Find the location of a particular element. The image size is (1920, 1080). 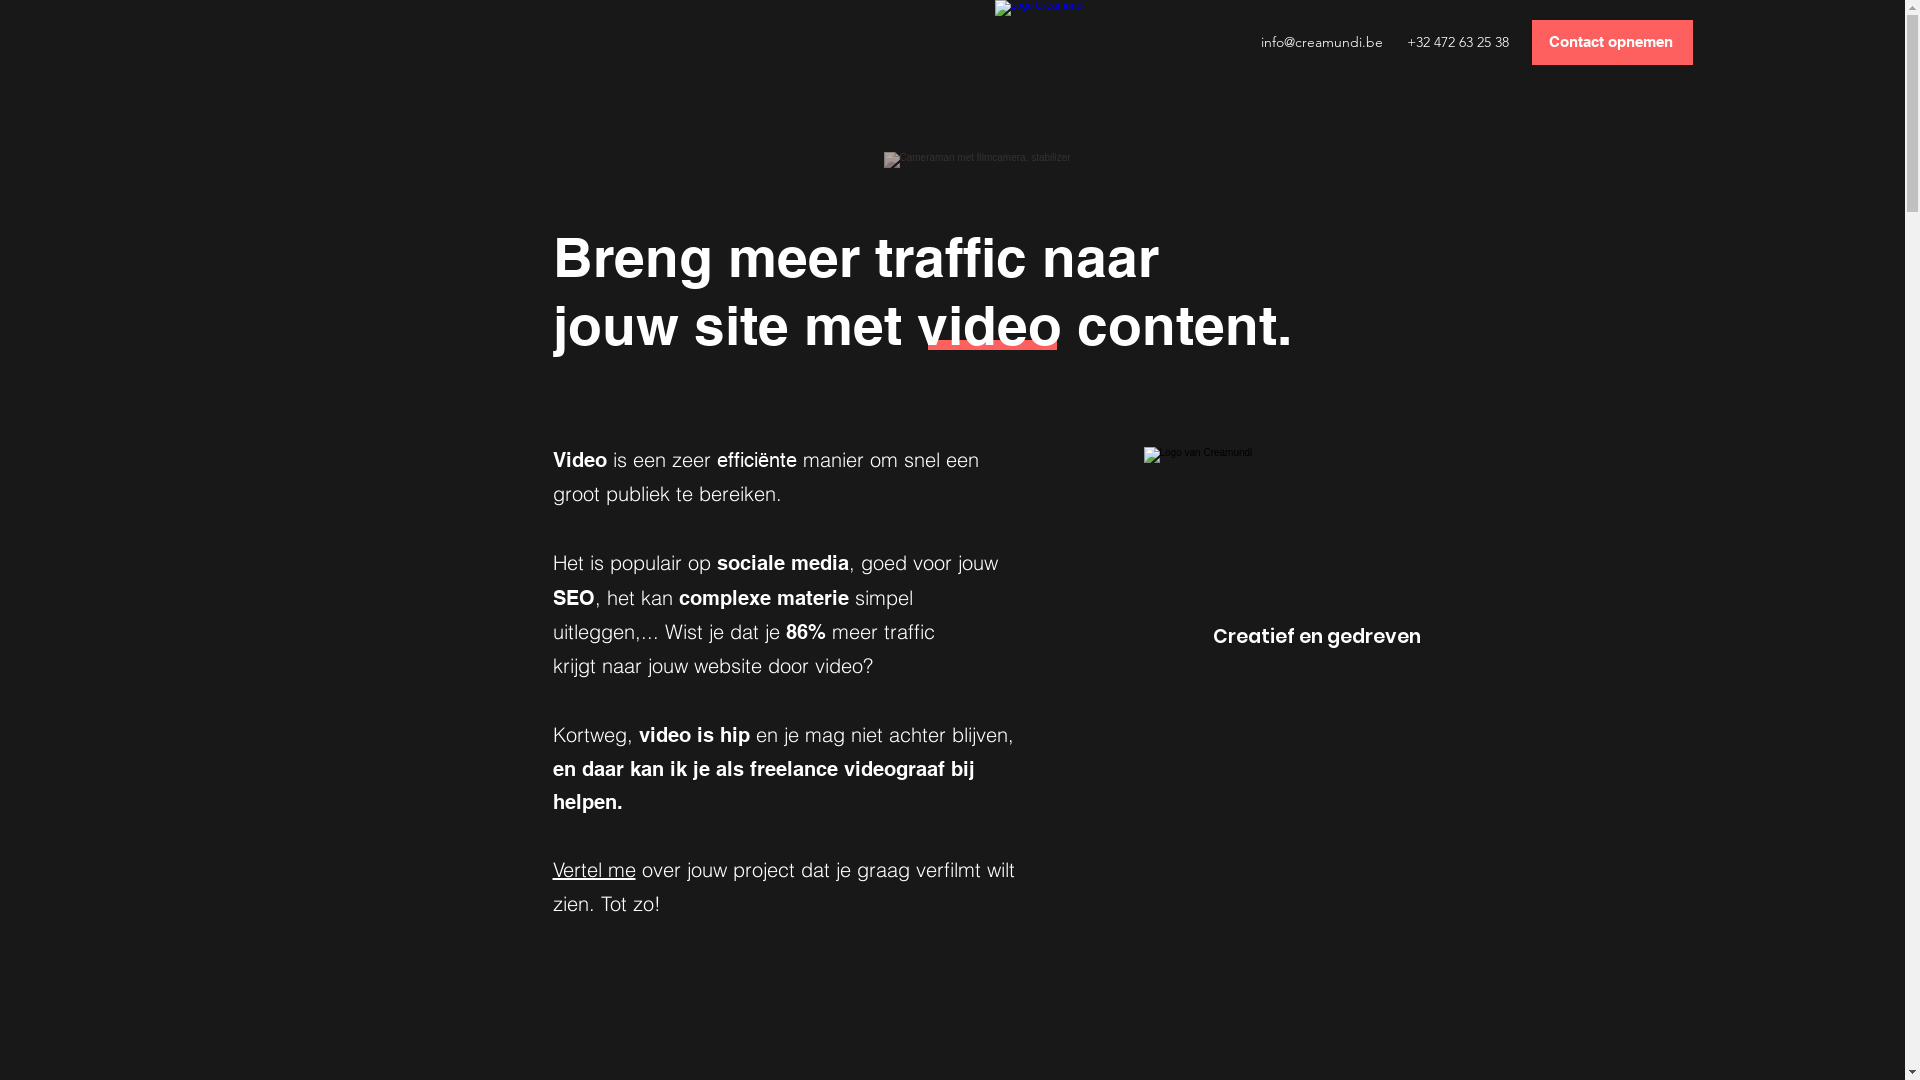

'Contact opnemen' is located at coordinates (1612, 42).